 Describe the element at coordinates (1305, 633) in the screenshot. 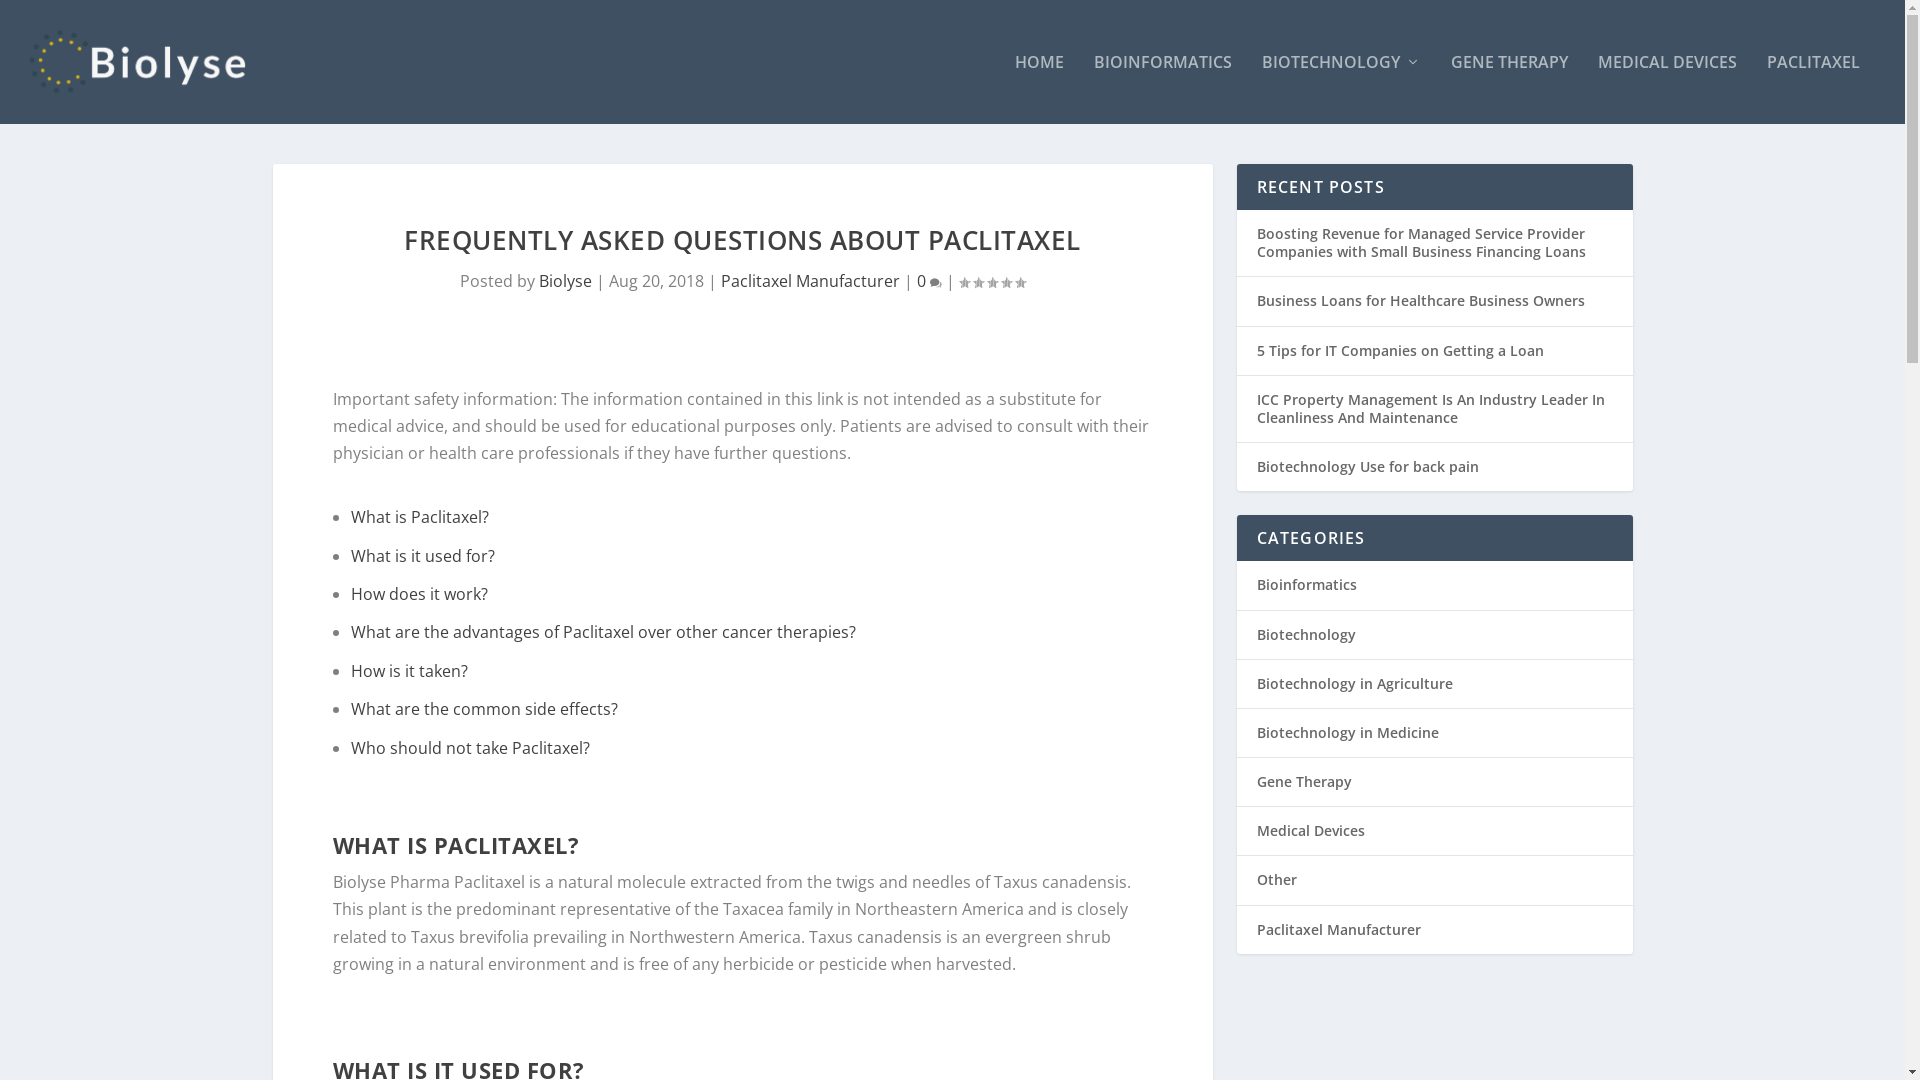

I see `'Biotechnology'` at that location.